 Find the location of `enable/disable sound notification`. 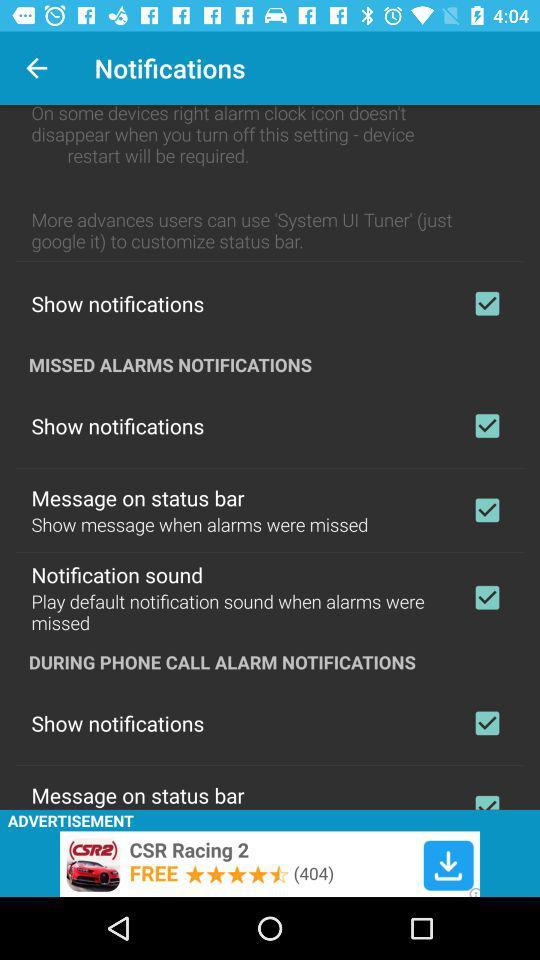

enable/disable sound notification is located at coordinates (486, 597).